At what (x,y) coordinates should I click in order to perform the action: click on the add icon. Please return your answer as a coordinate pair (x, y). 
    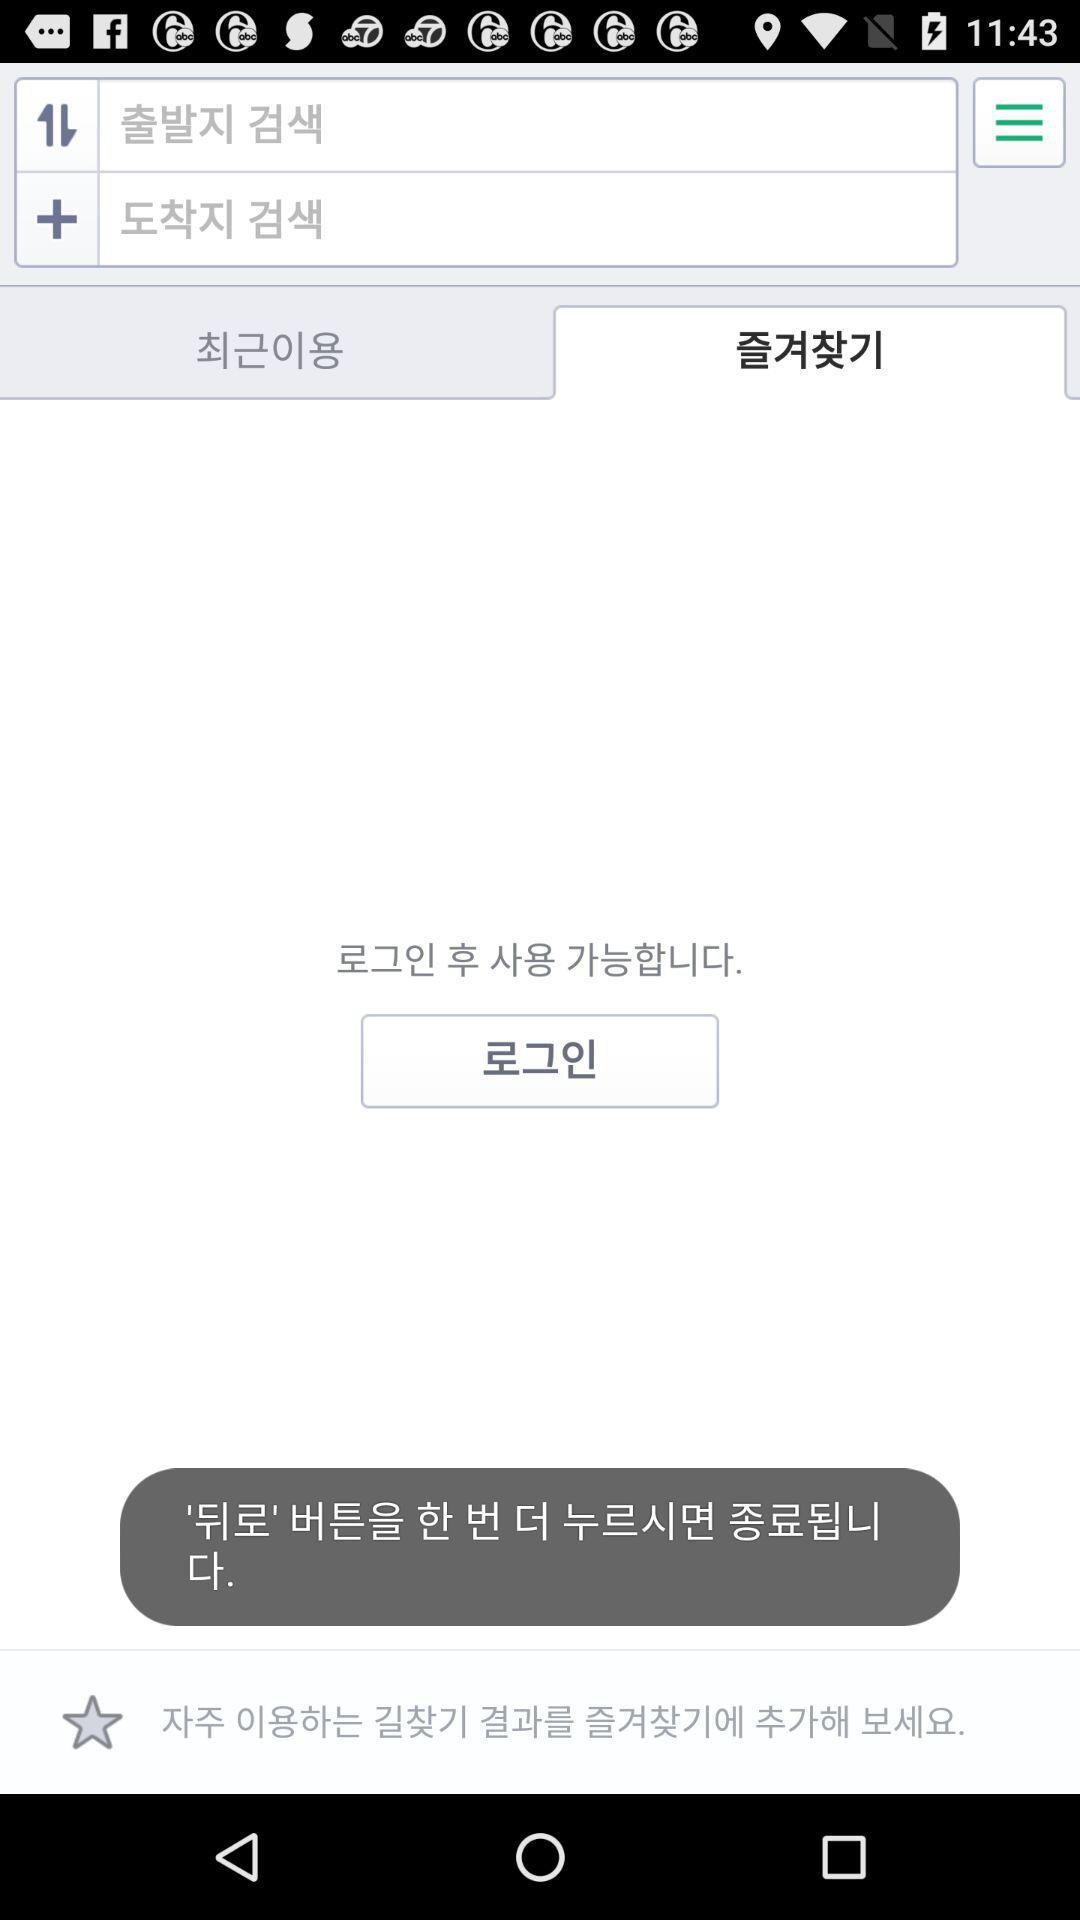
    Looking at the image, I should click on (56, 235).